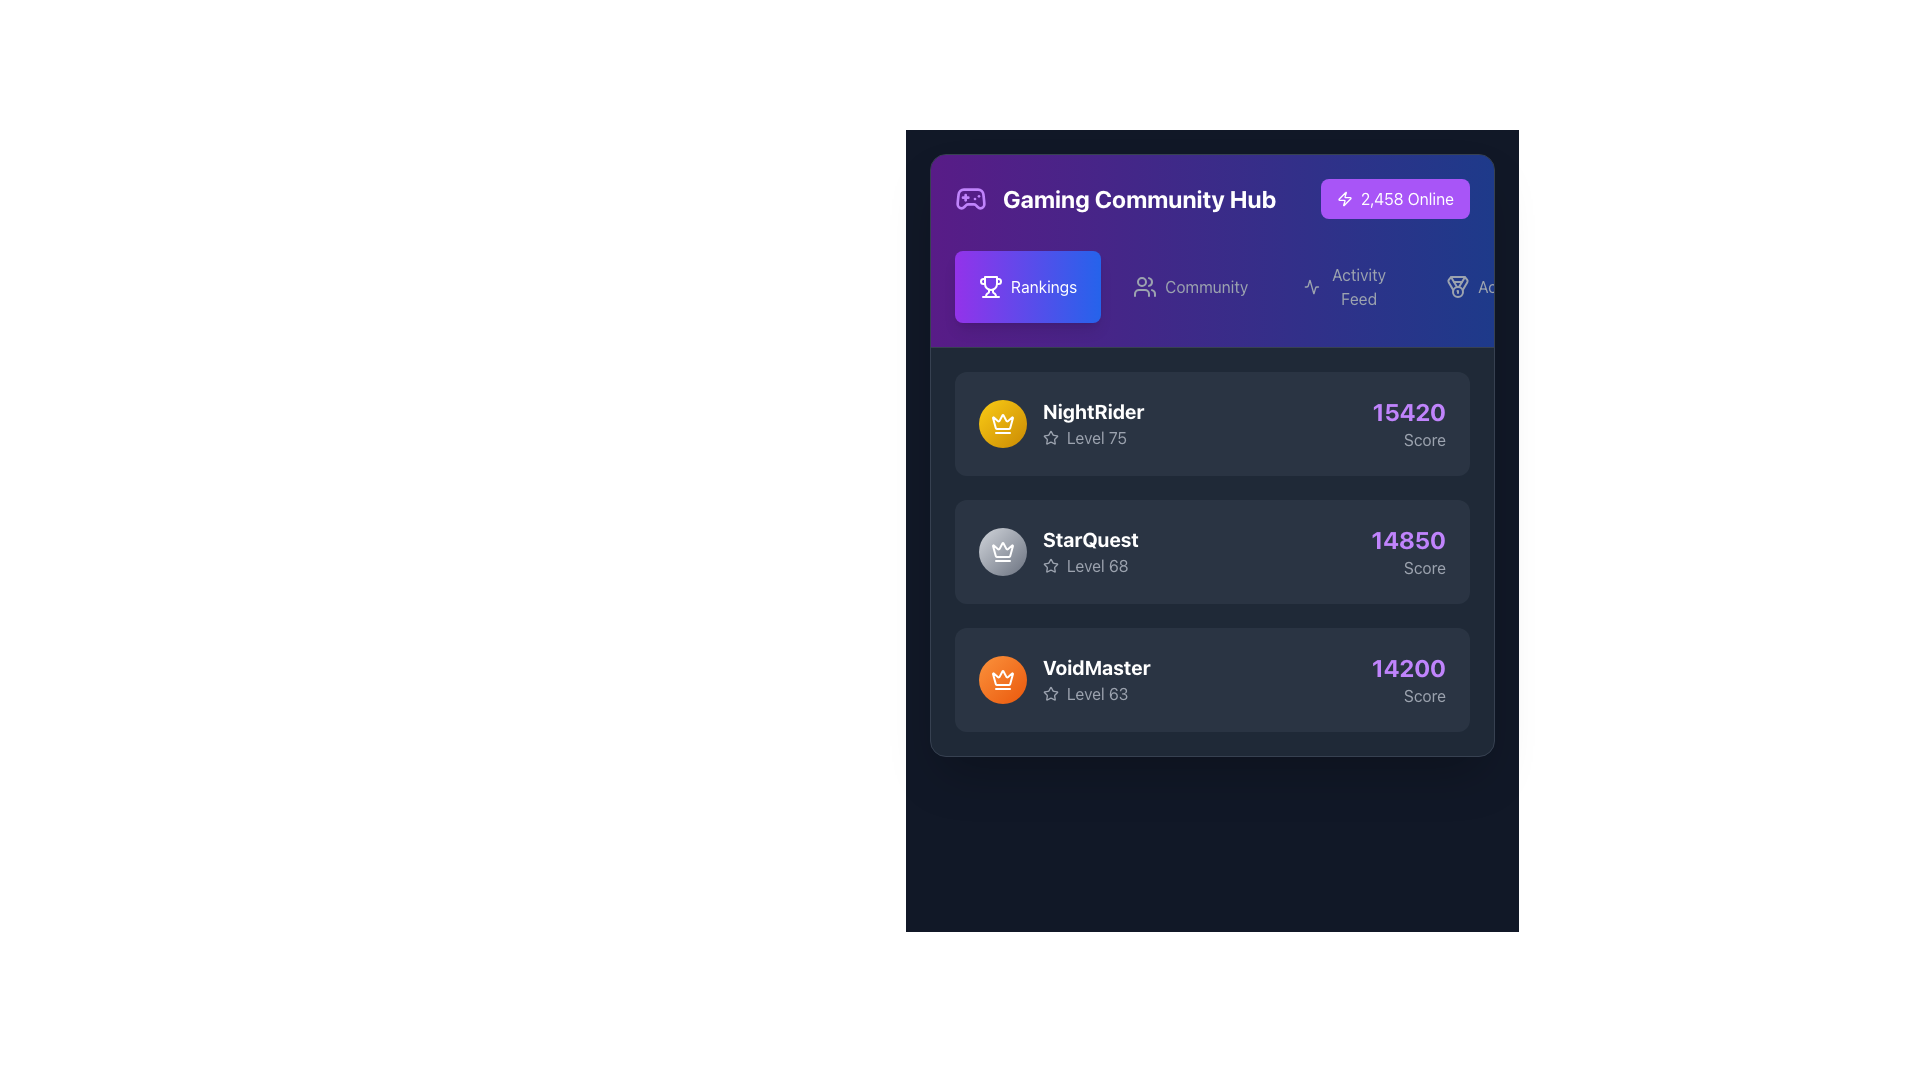 Image resolution: width=1920 pixels, height=1080 pixels. What do you see at coordinates (1211, 678) in the screenshot?
I see `the leaderboard entry displaying a user's name, level, and score, which is the third item in the list below 'NightRider' and 'StarQuest'` at bounding box center [1211, 678].